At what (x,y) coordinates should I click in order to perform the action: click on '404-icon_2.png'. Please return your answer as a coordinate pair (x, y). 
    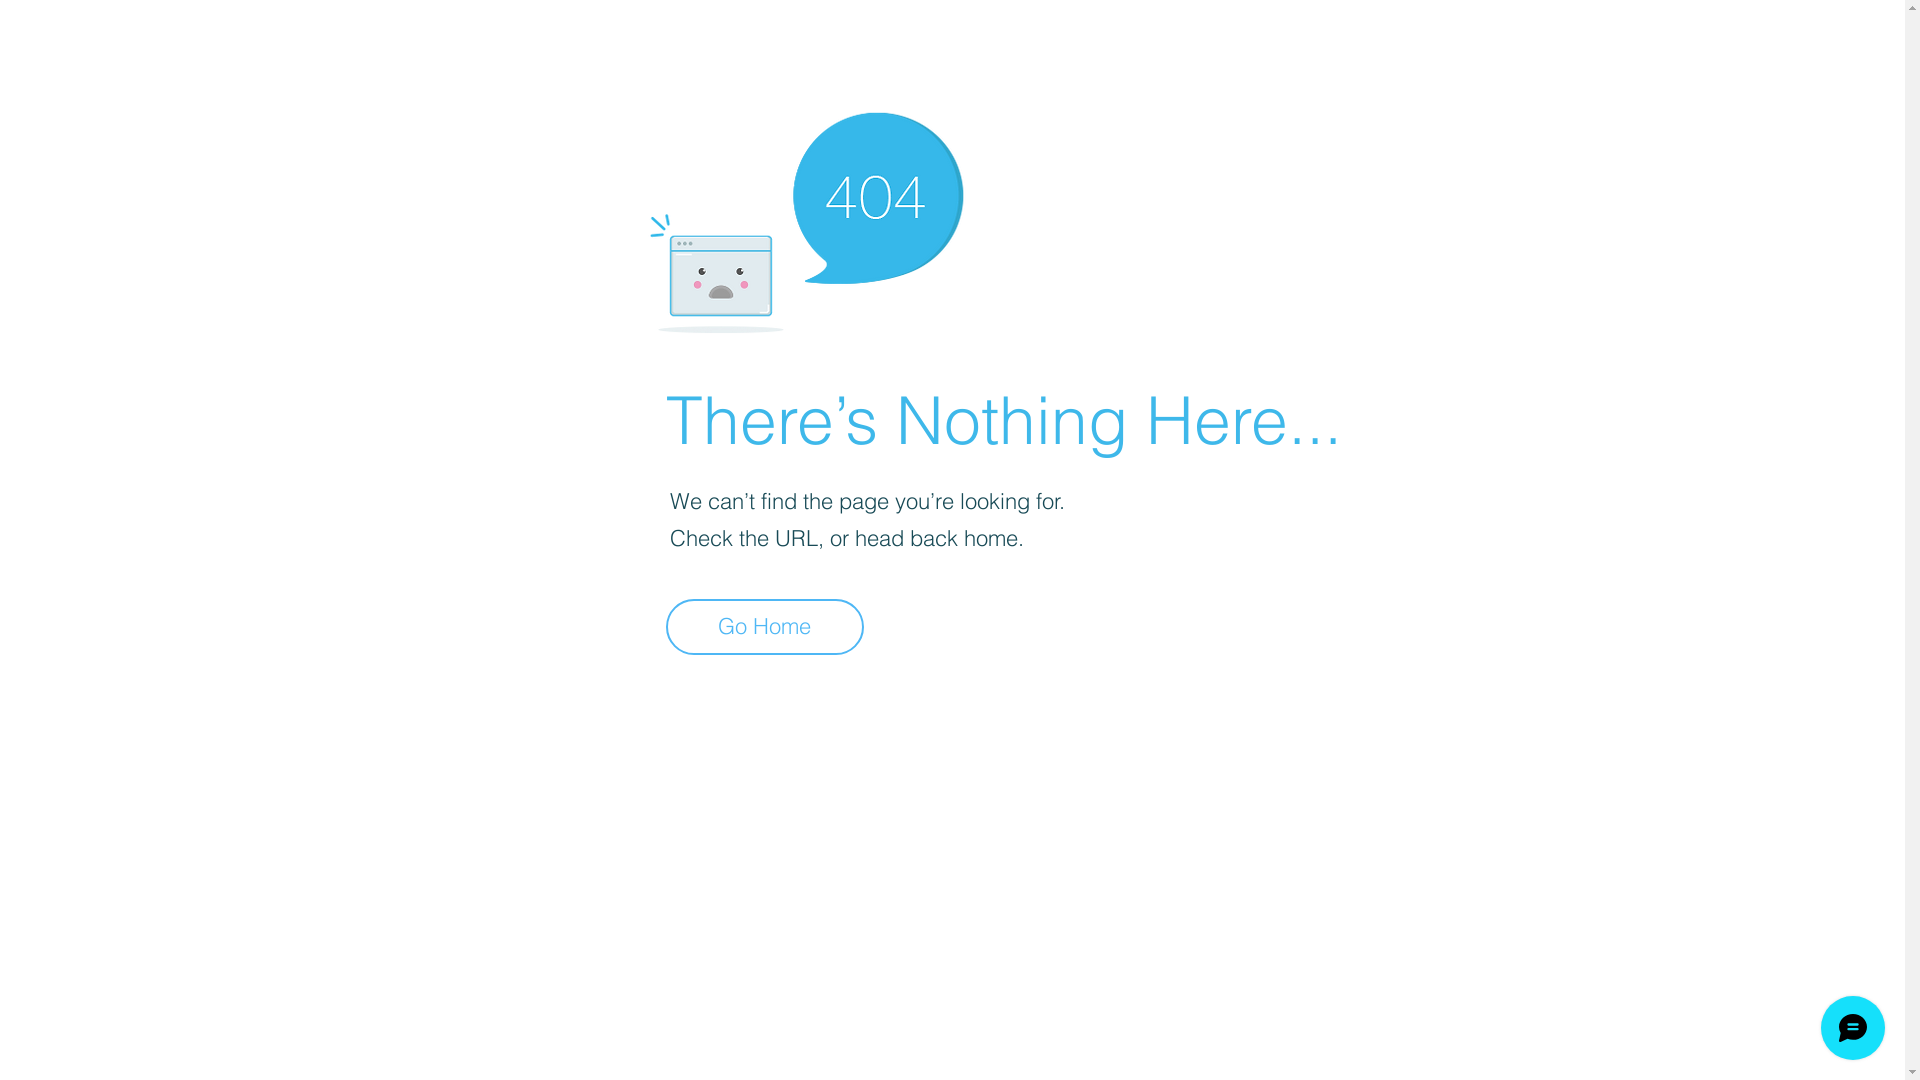
    Looking at the image, I should click on (805, 217).